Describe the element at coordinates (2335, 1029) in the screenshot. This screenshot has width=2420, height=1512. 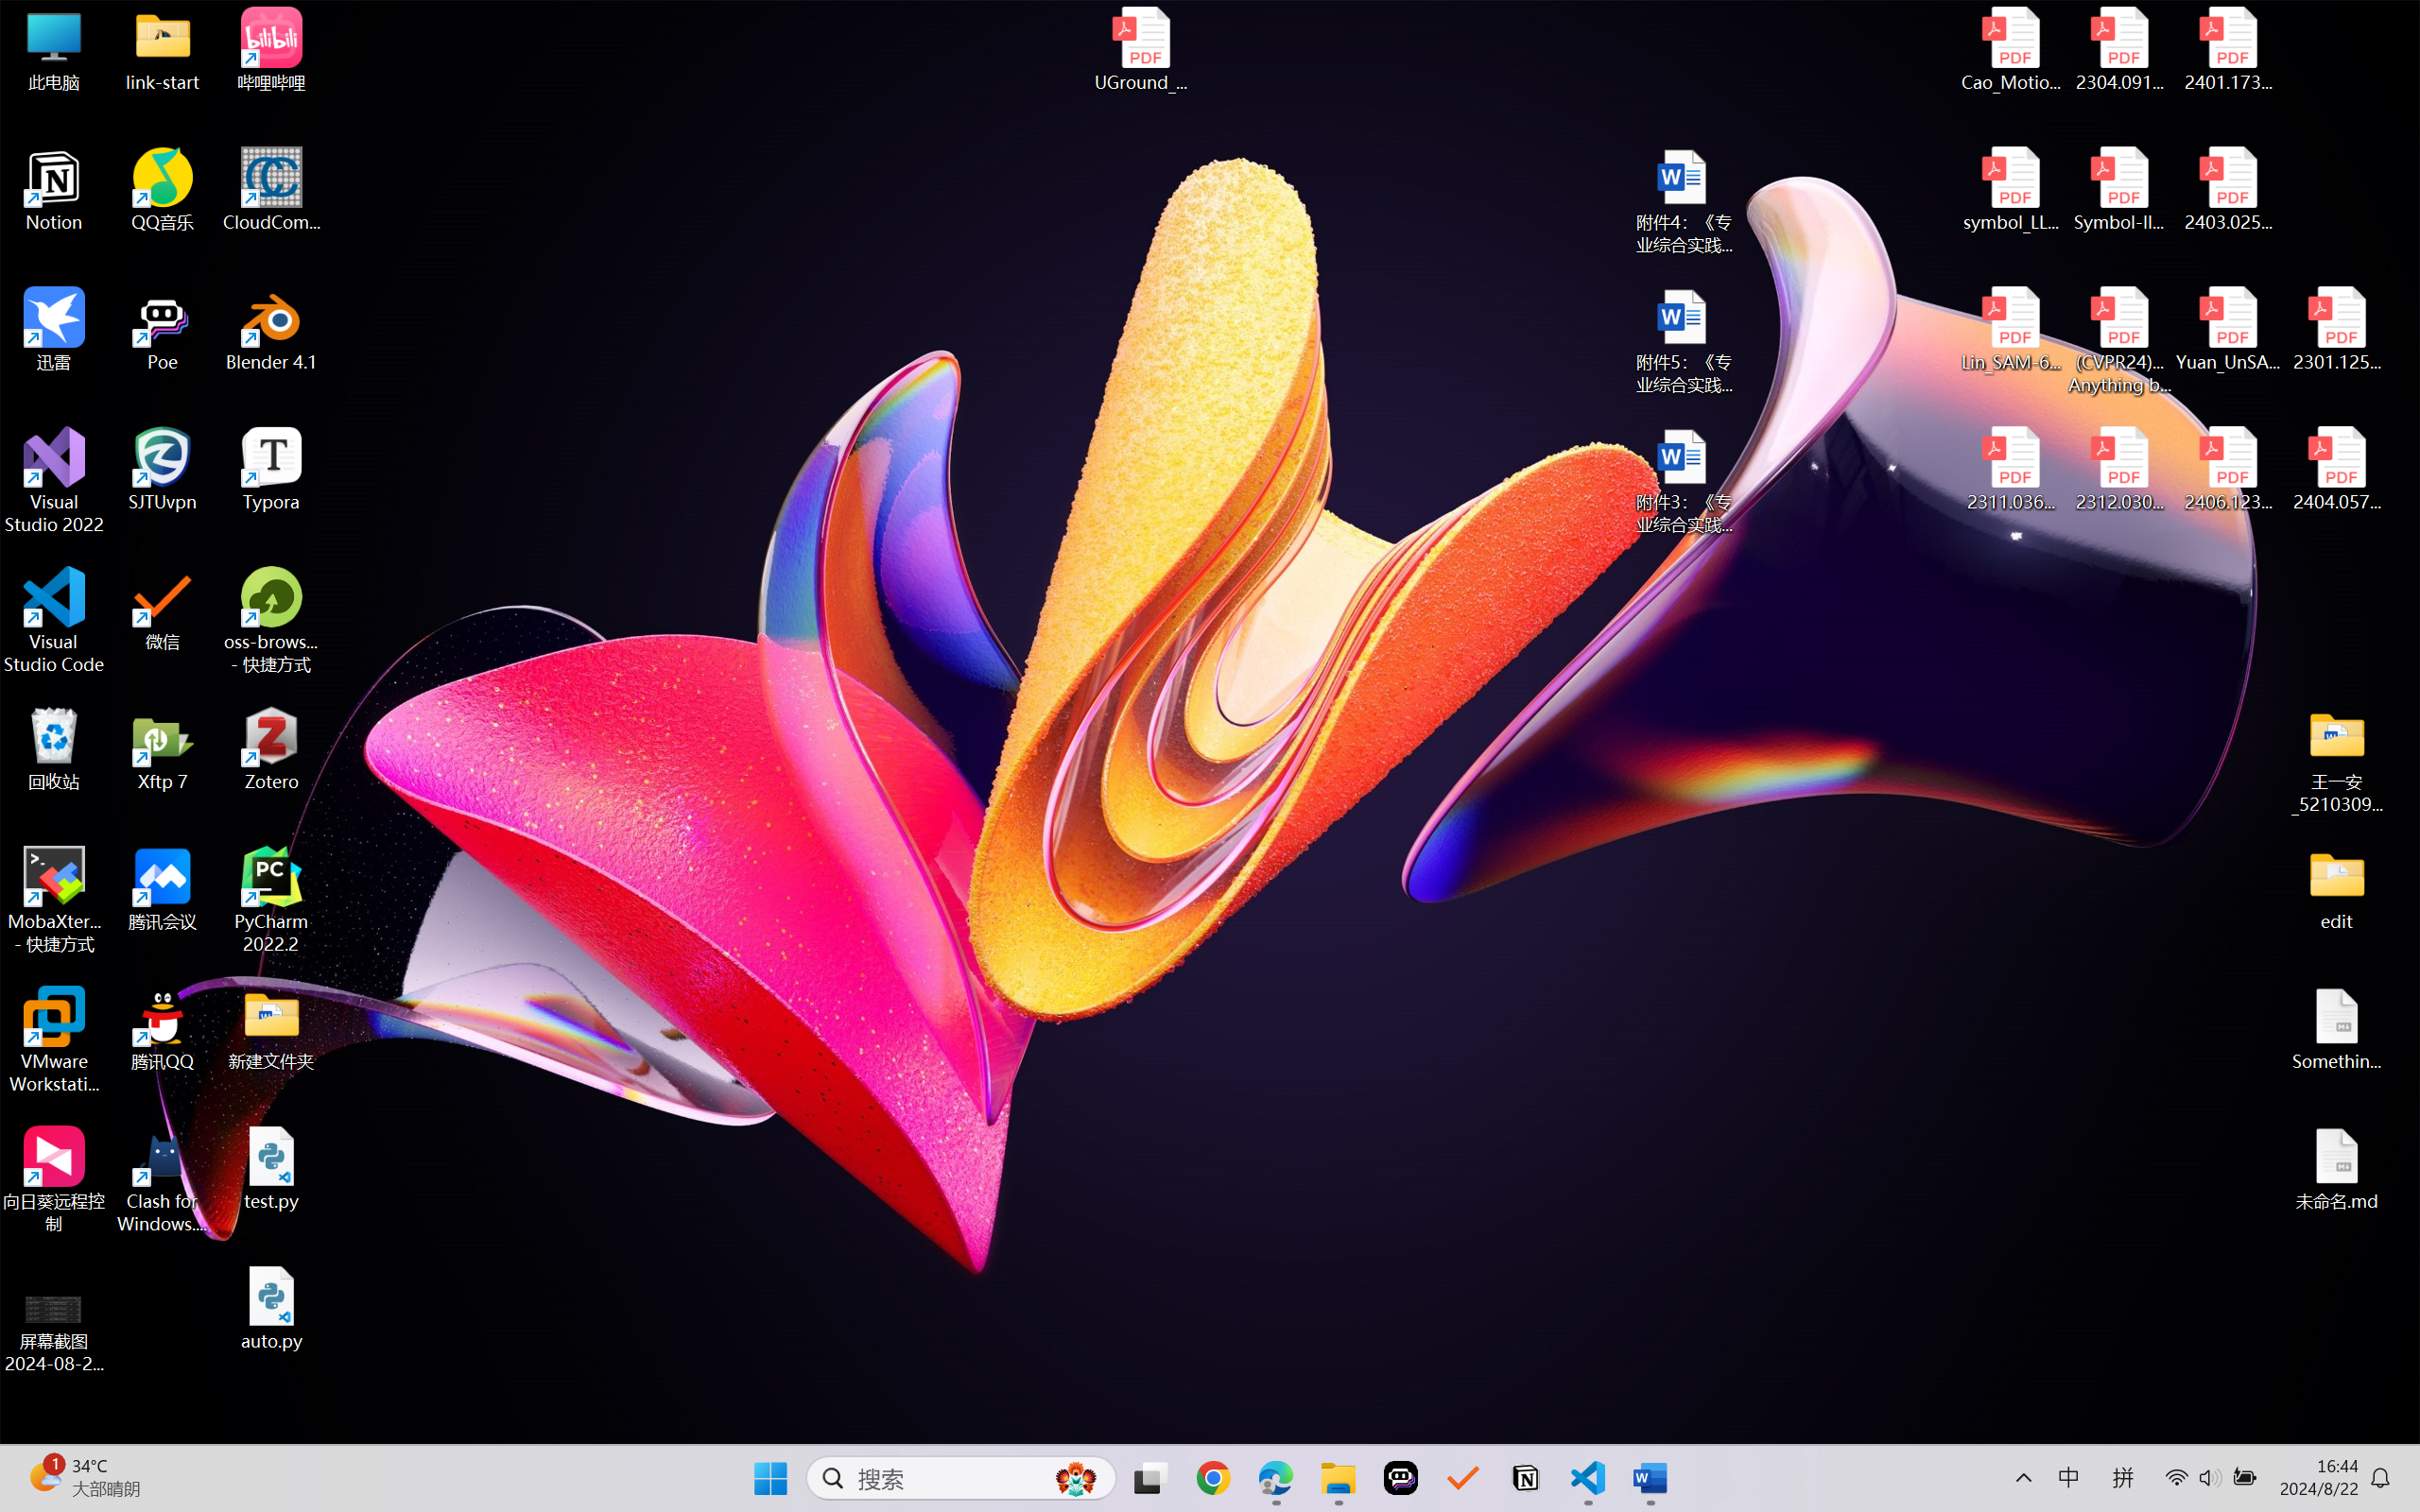
I see `'Something.md'` at that location.